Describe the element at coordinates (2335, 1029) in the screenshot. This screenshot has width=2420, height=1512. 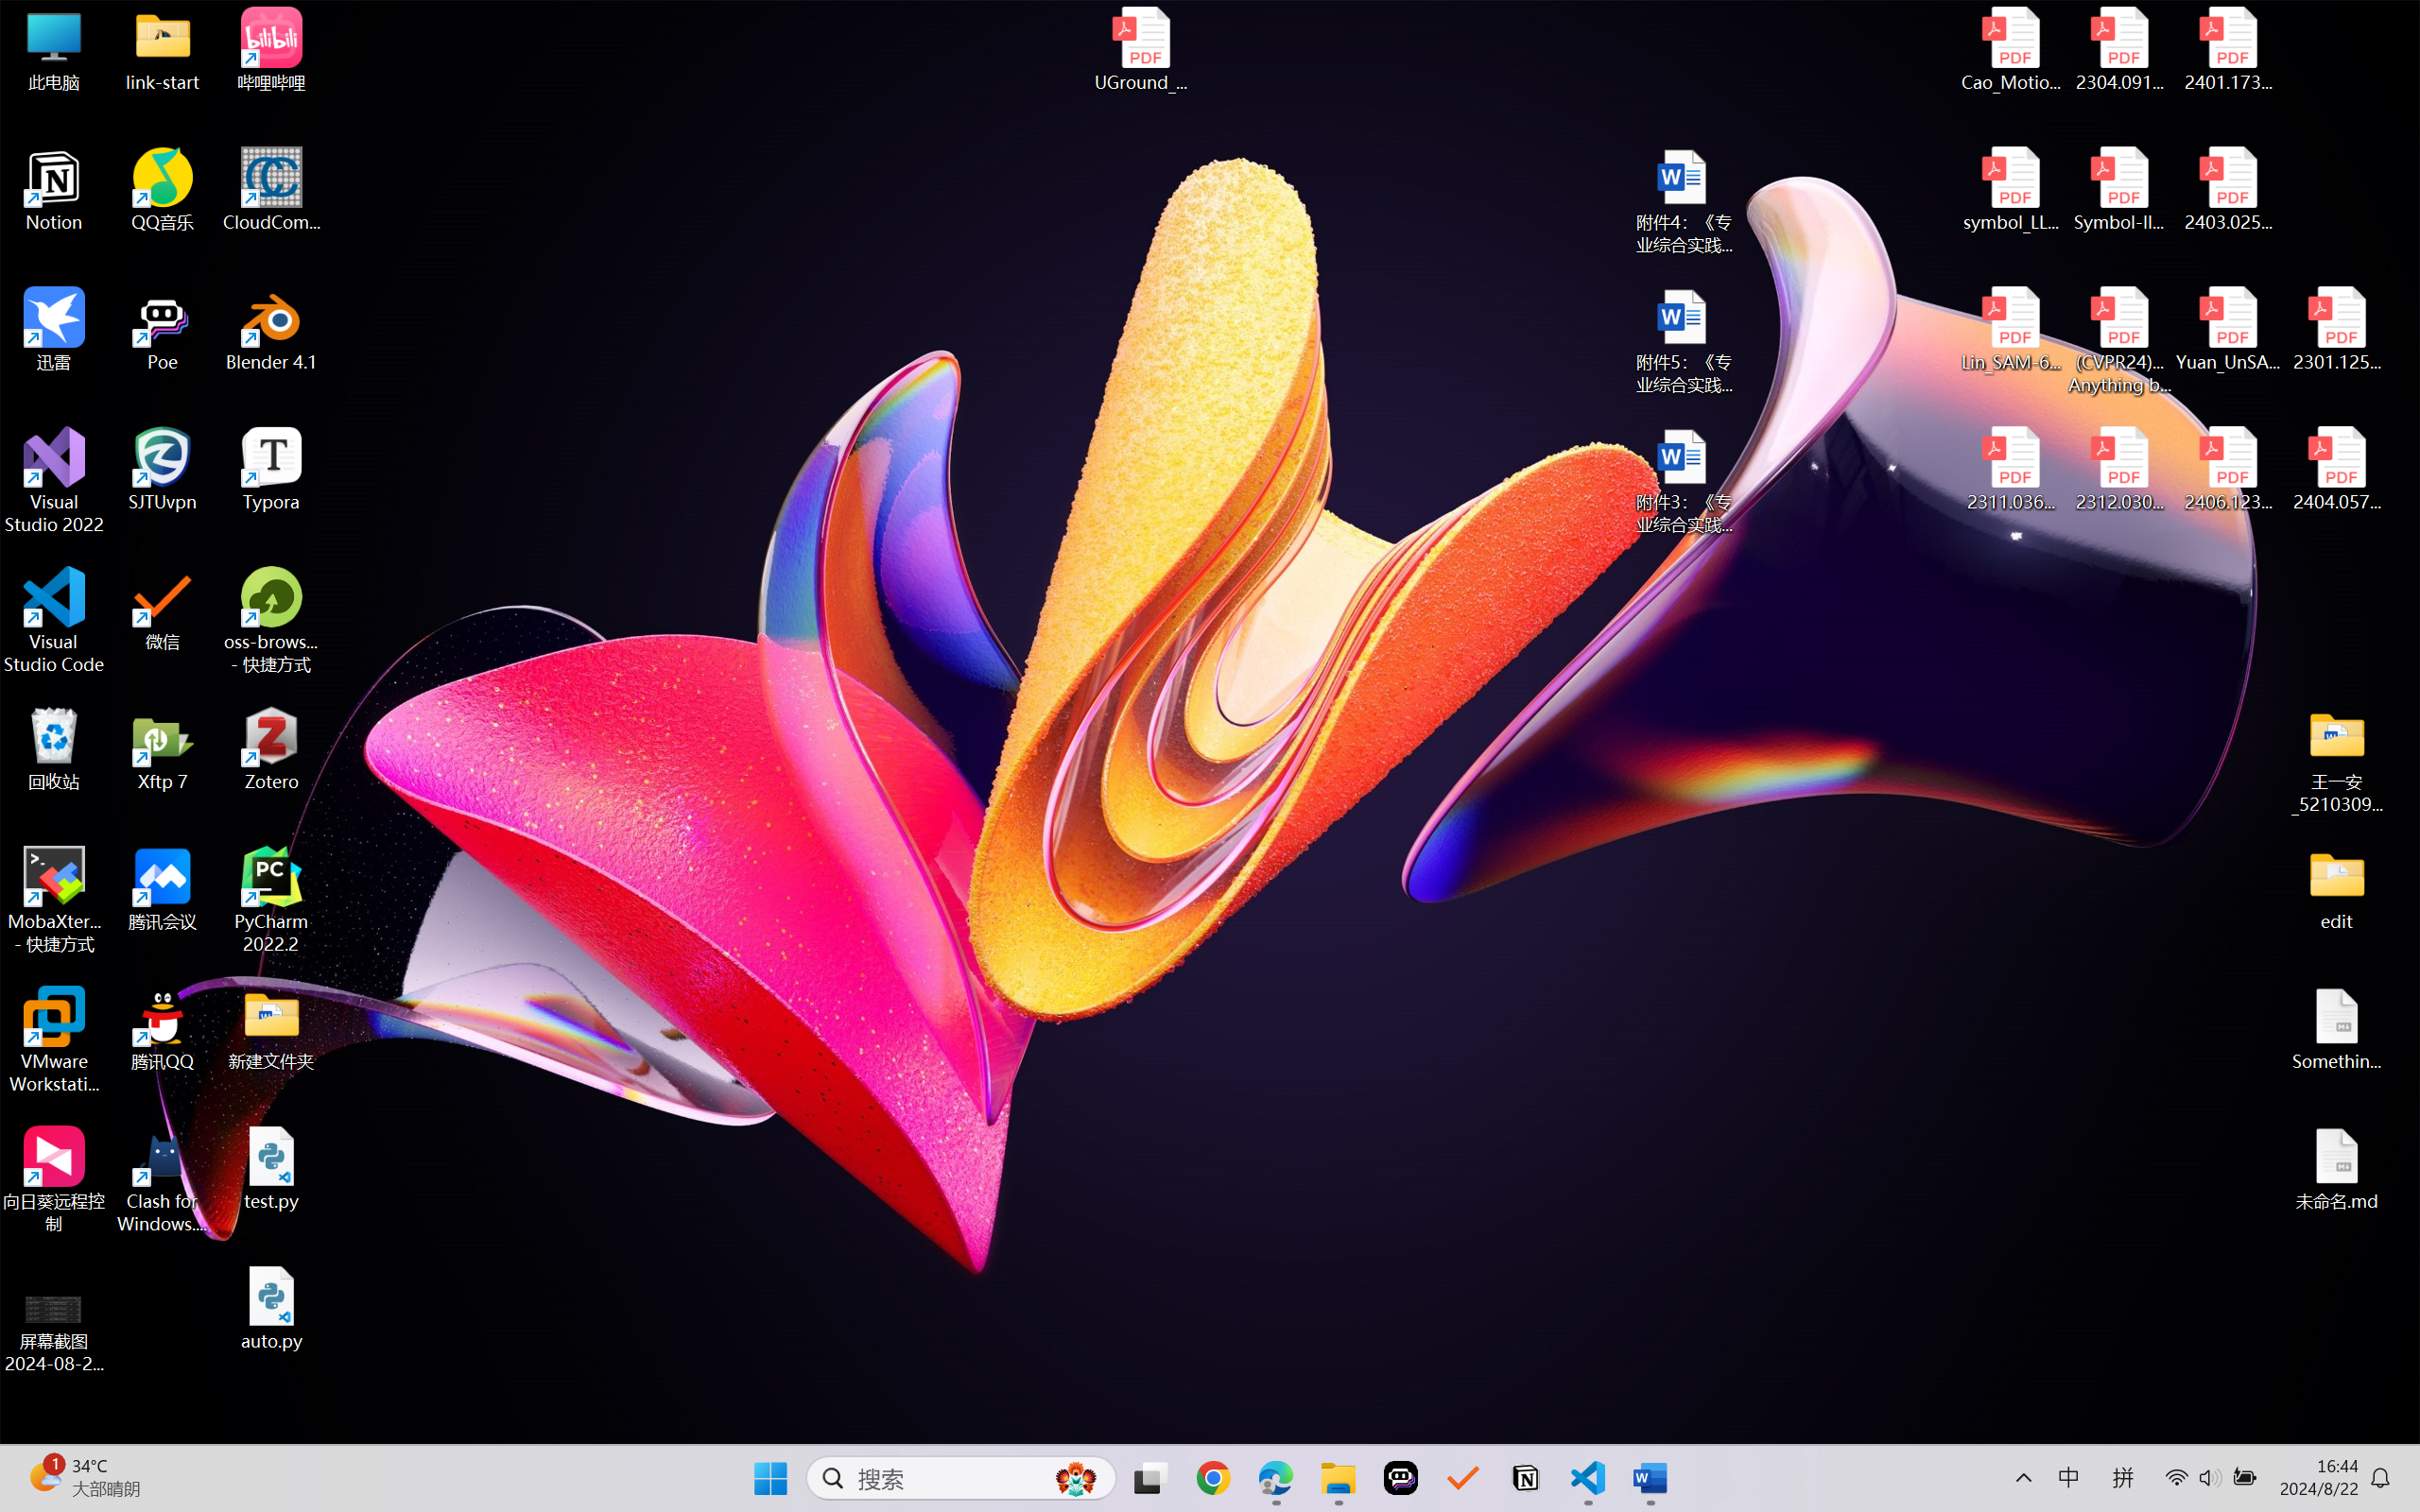
I see `'Something.md'` at that location.